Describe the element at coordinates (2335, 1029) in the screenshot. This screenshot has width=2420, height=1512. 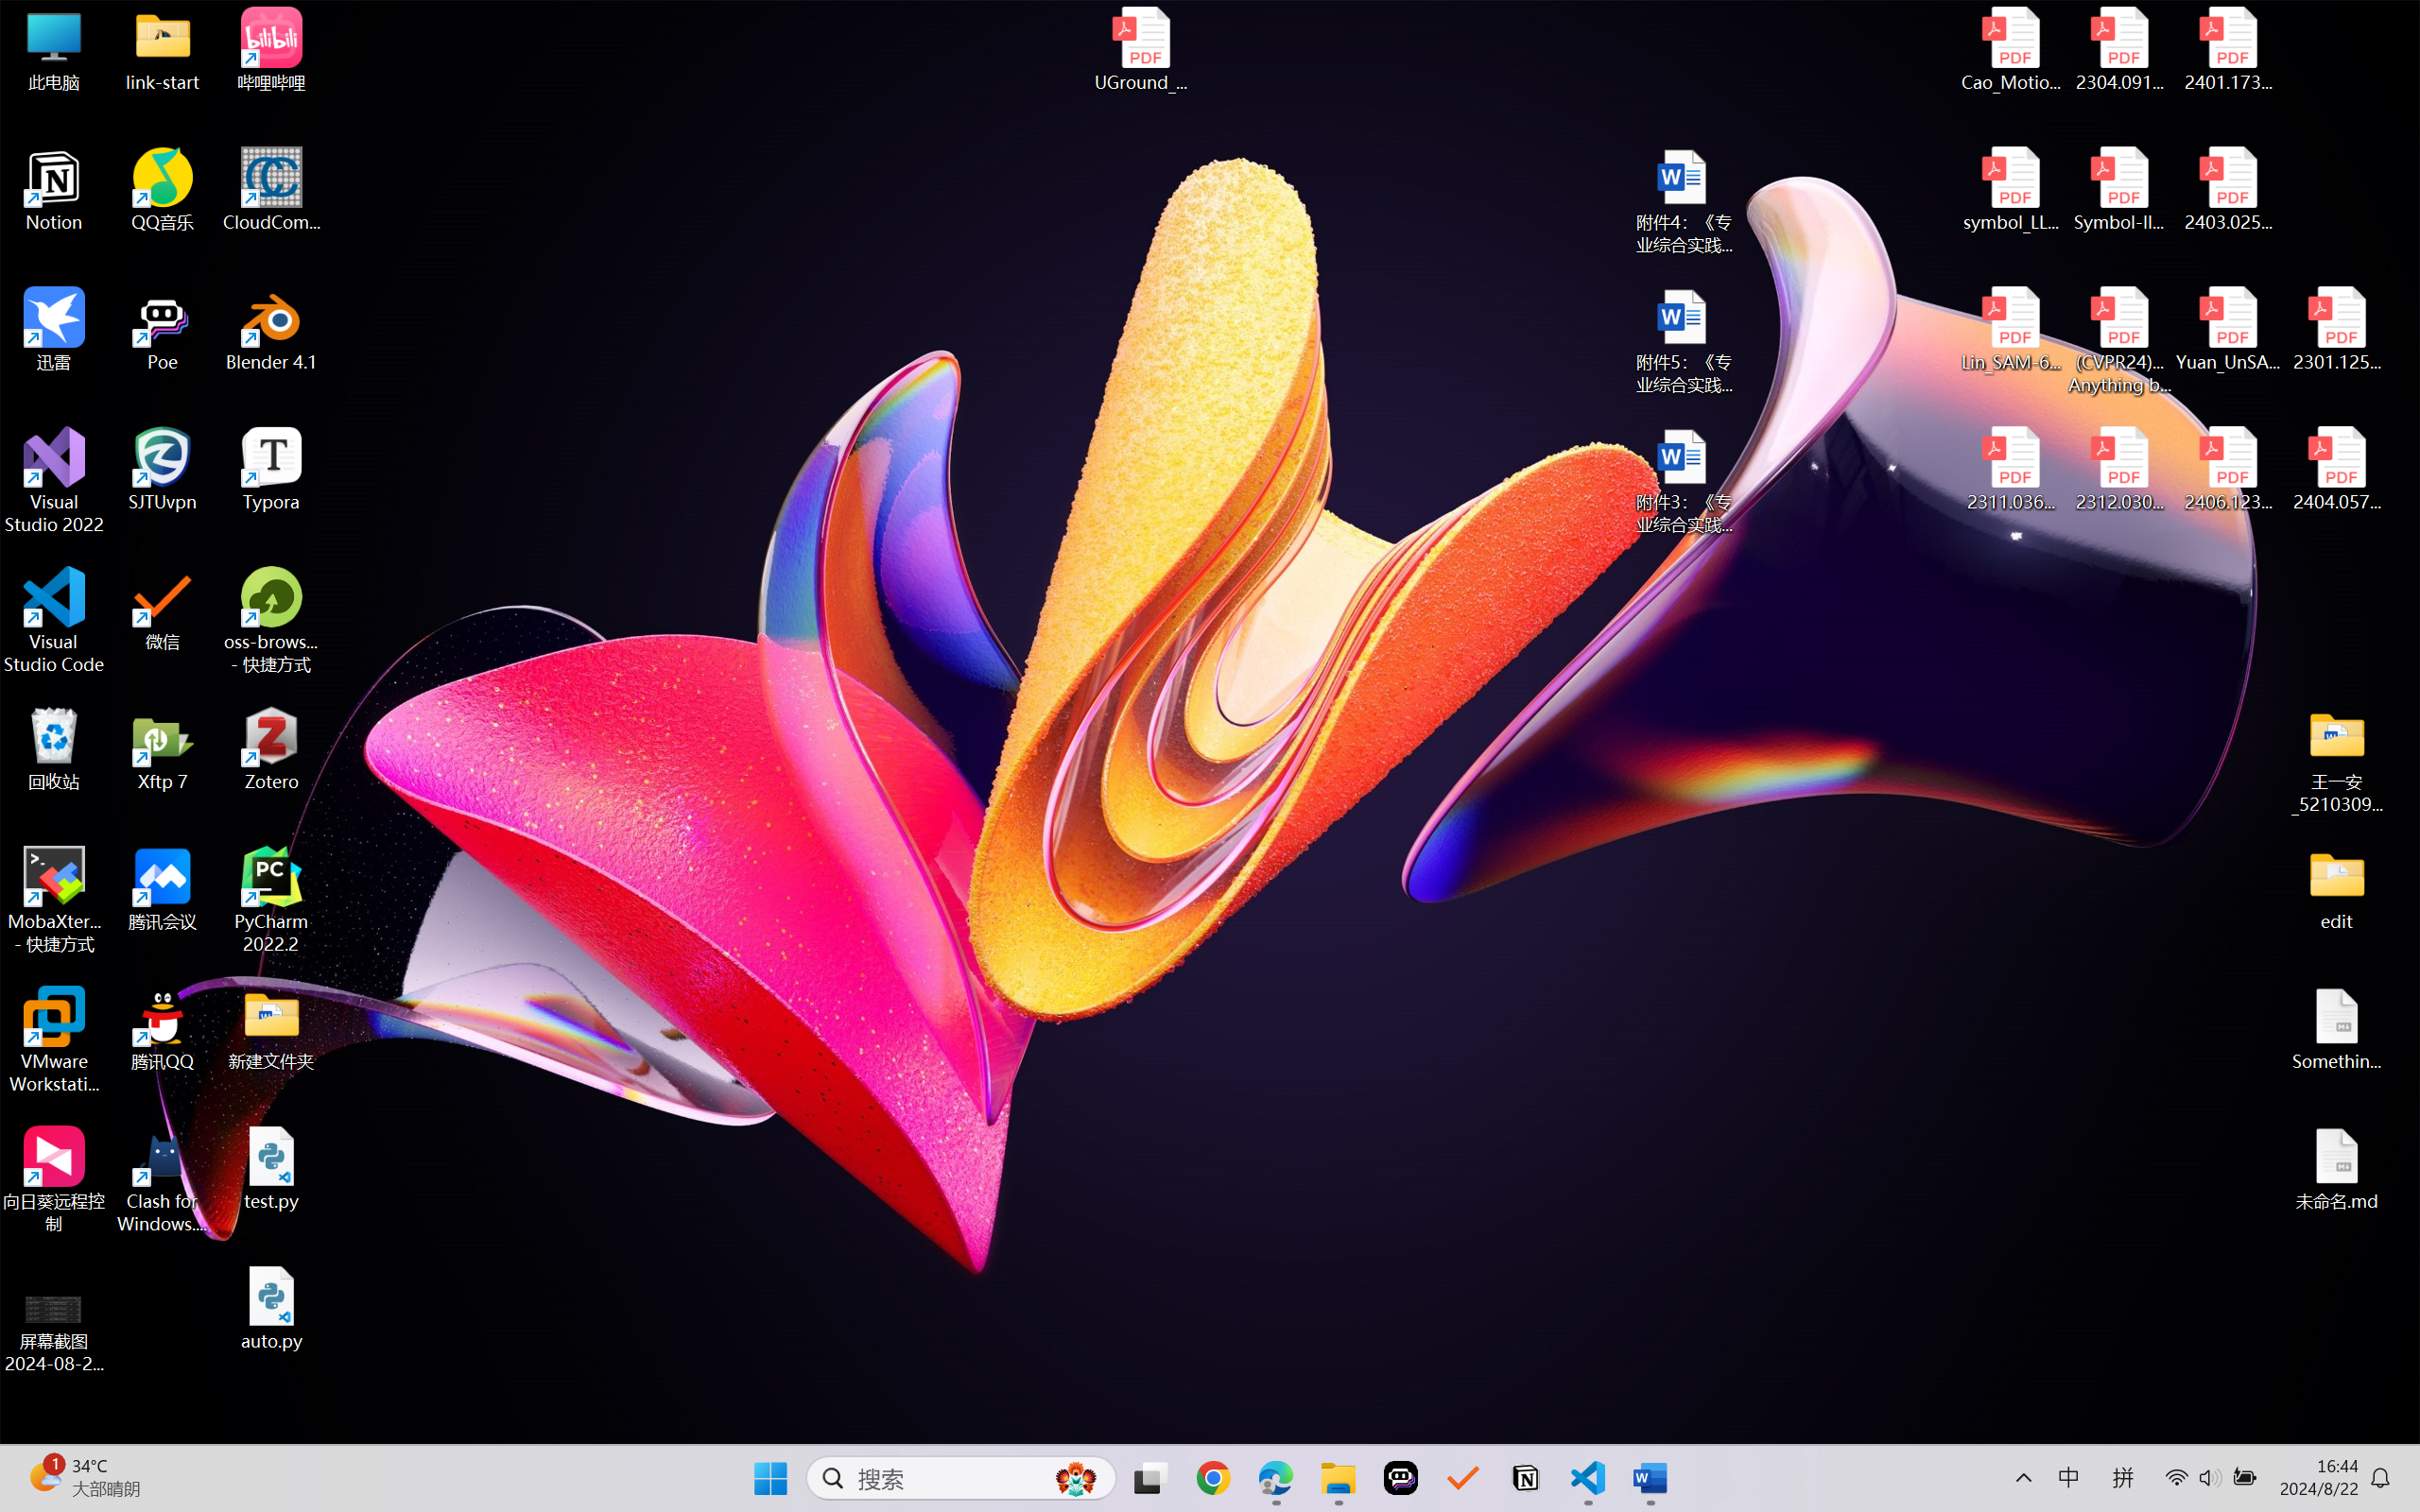
I see `'Something.md'` at that location.